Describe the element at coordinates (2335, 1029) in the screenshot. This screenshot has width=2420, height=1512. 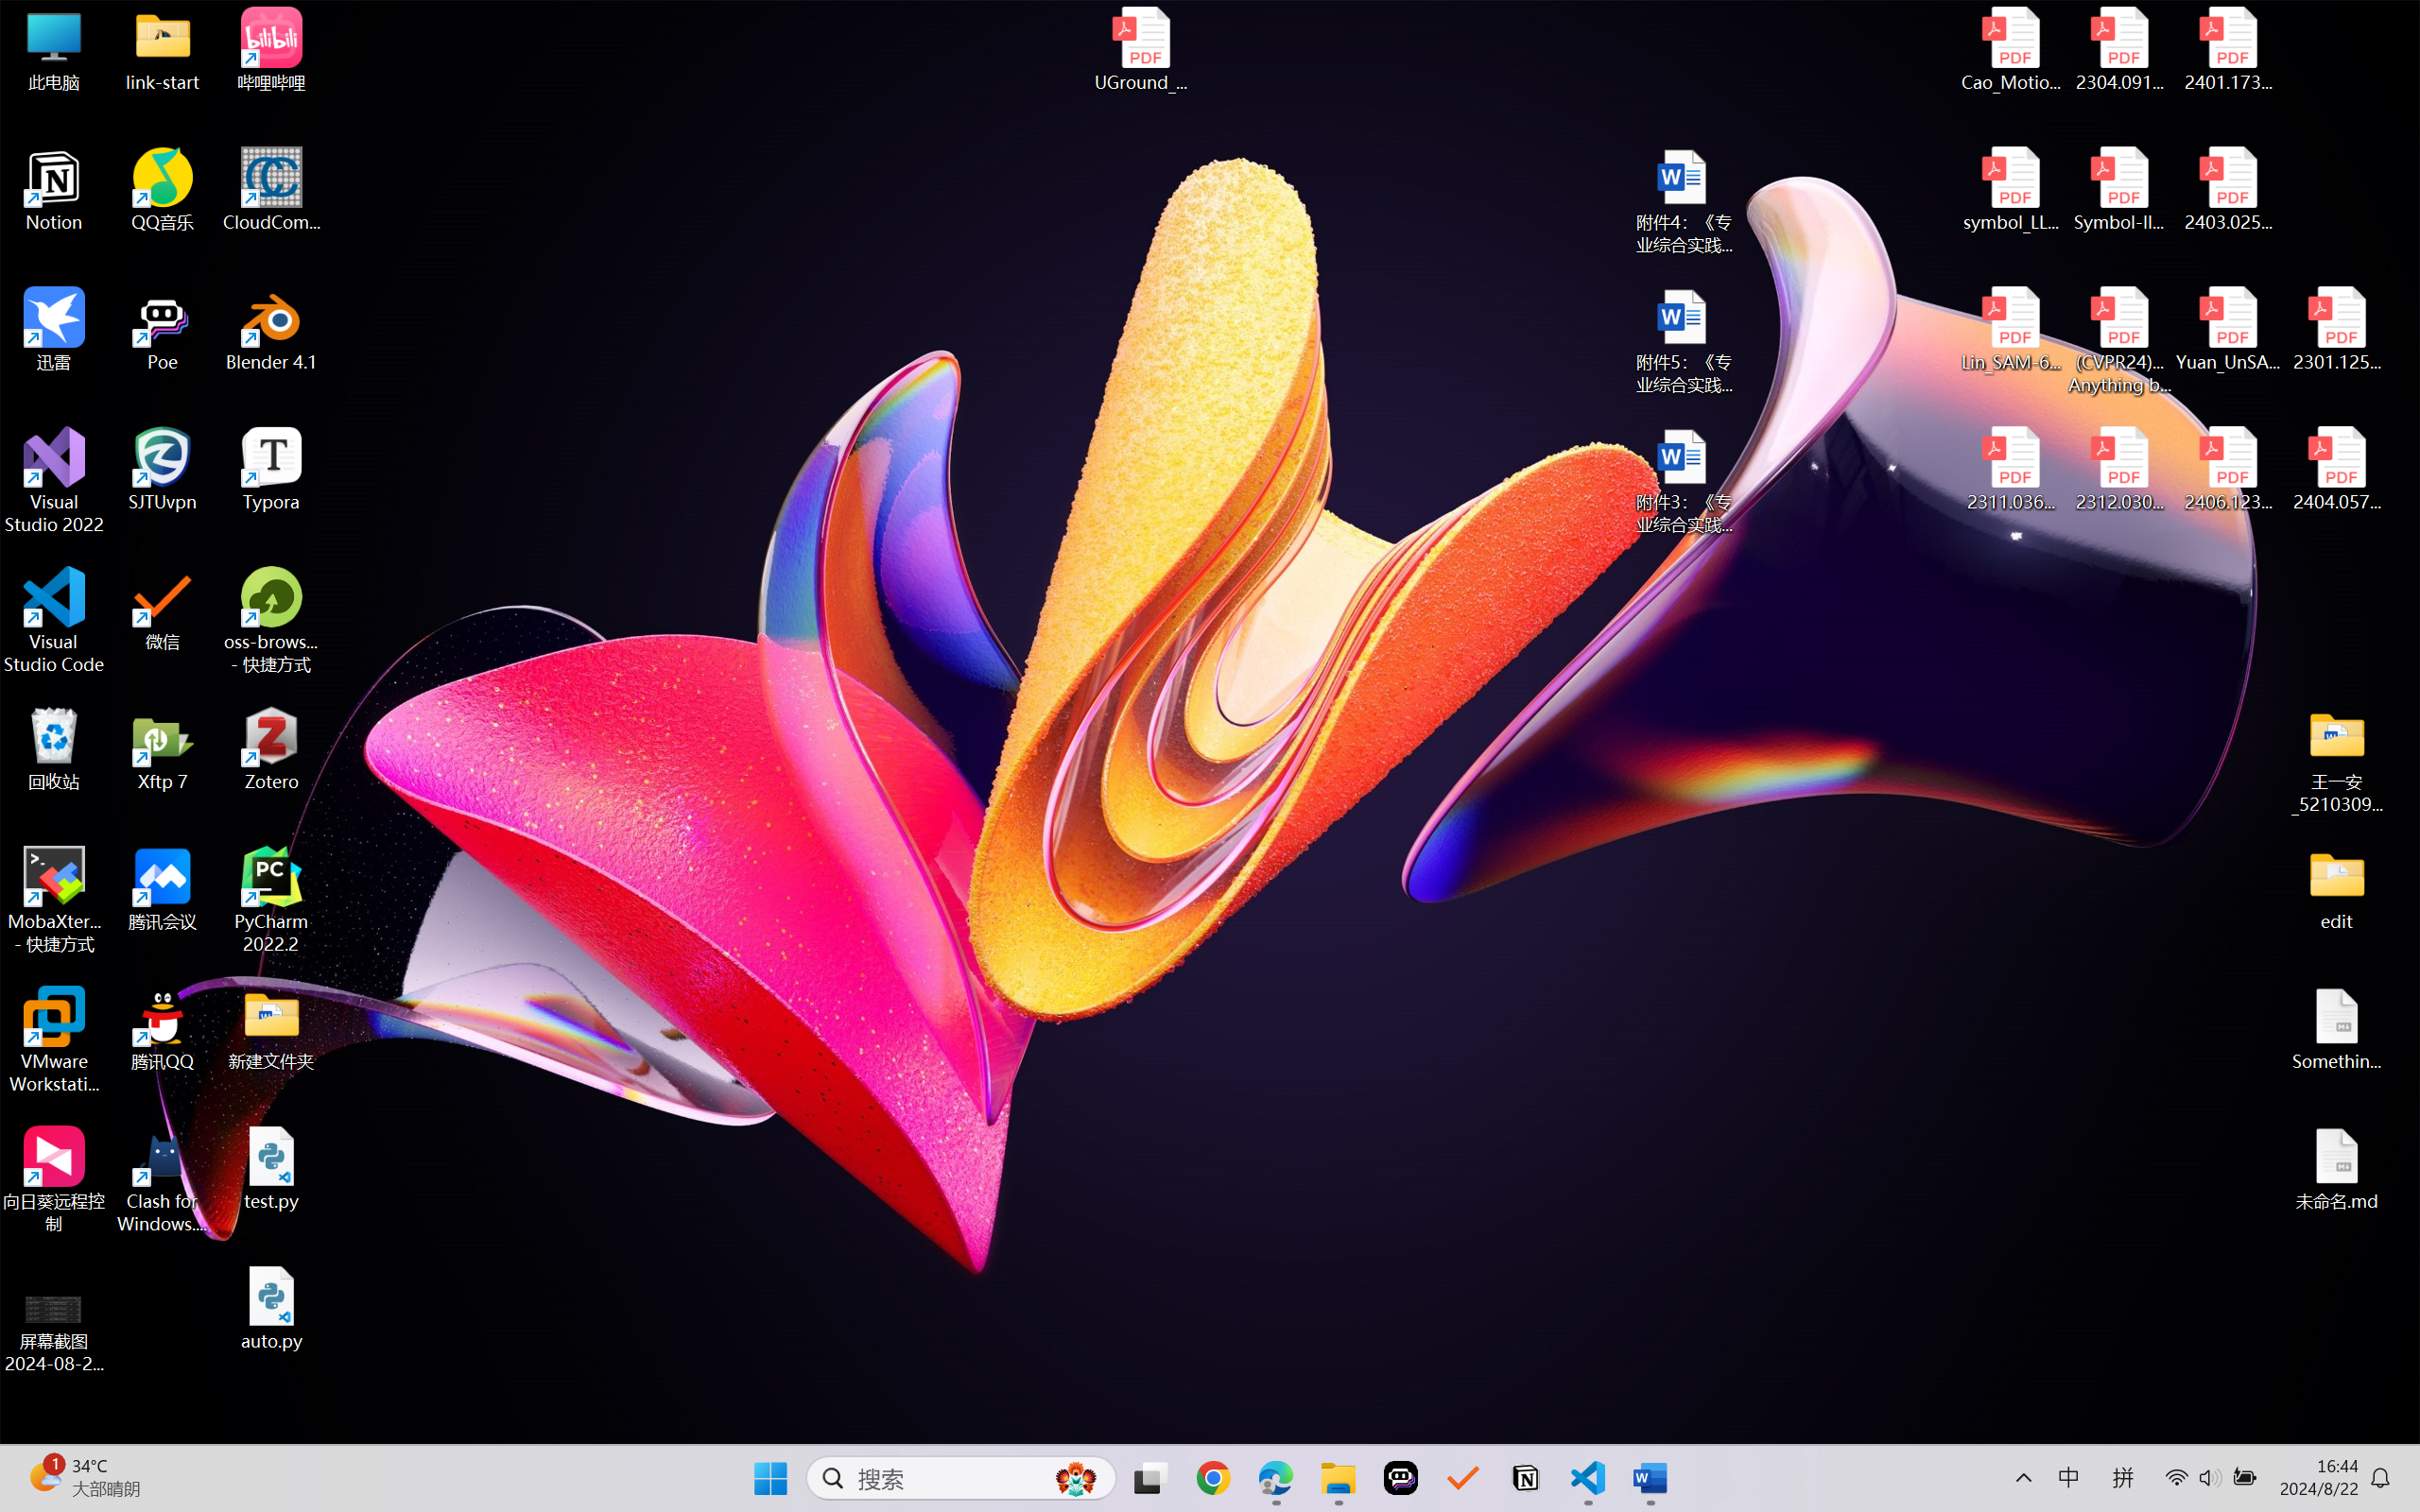
I see `'Something.md'` at that location.